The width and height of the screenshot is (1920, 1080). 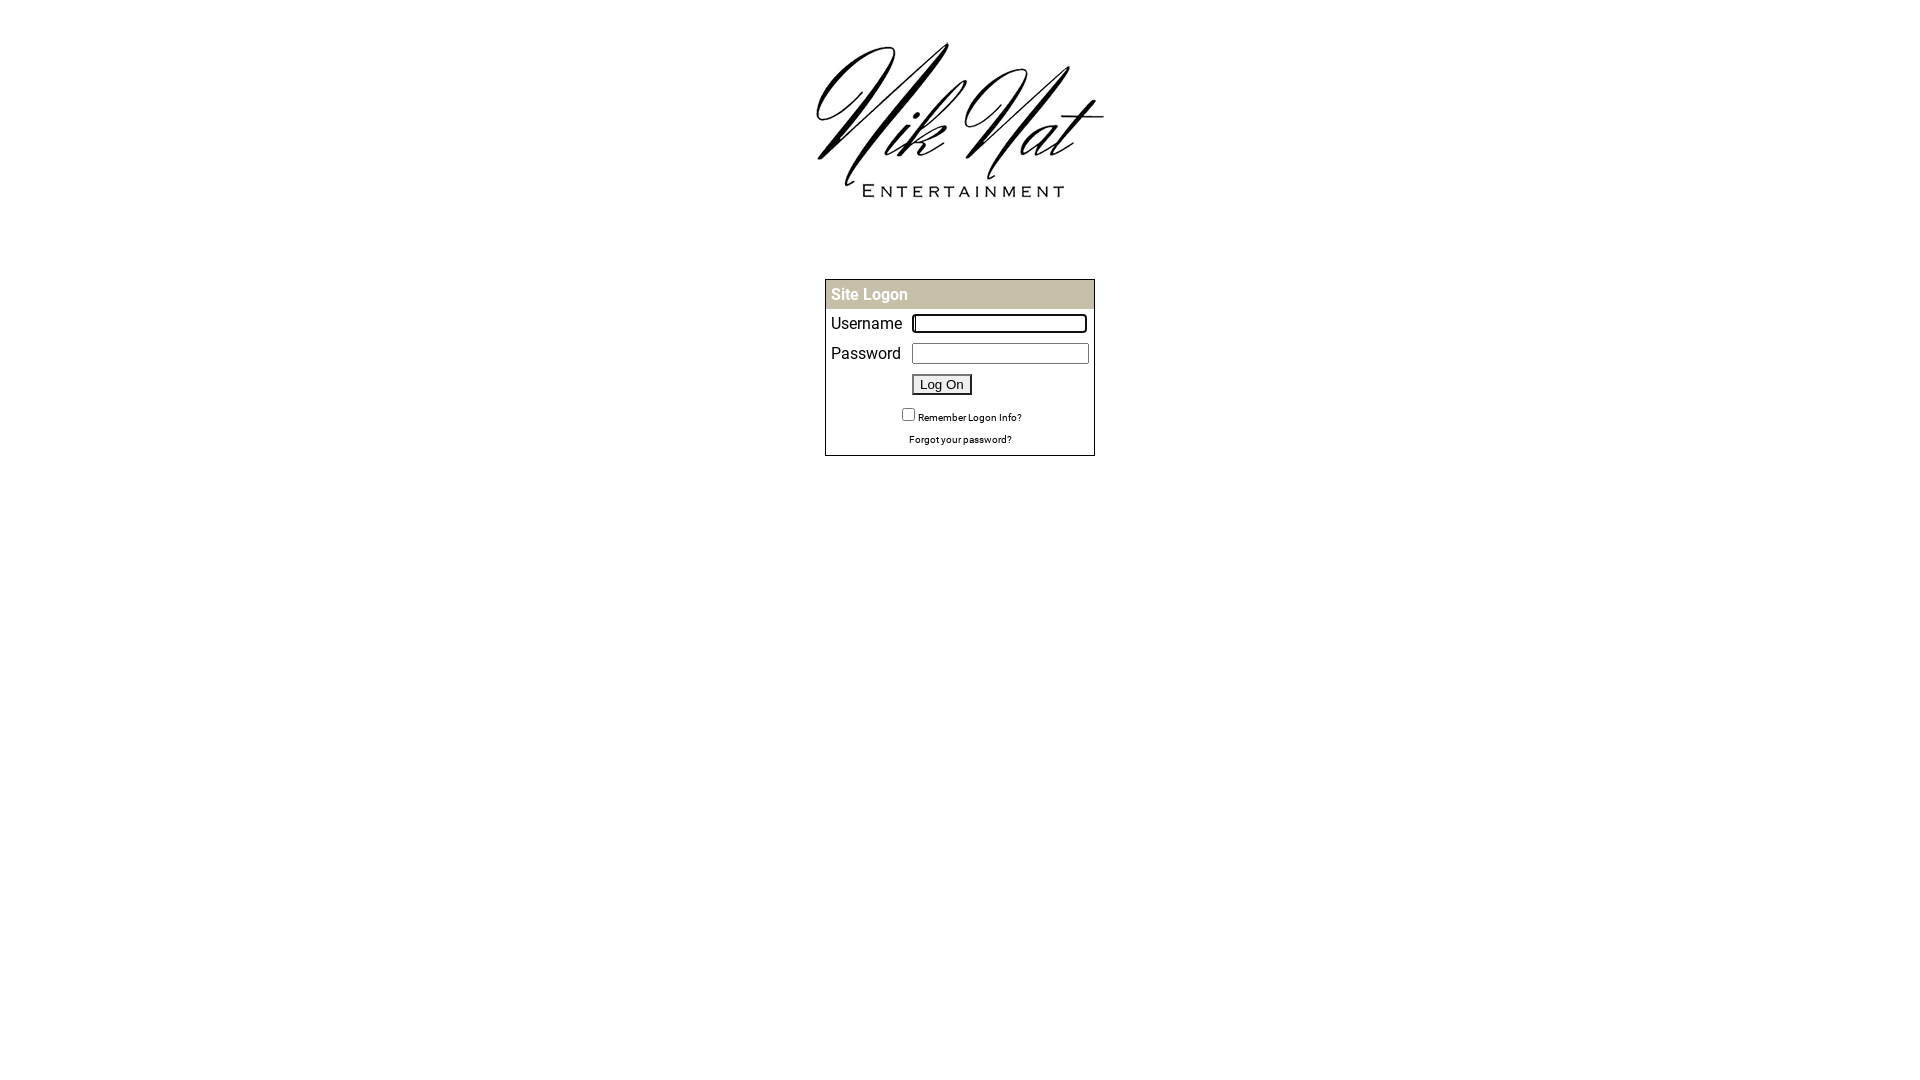 I want to click on 'set_cookie', so click(x=907, y=413).